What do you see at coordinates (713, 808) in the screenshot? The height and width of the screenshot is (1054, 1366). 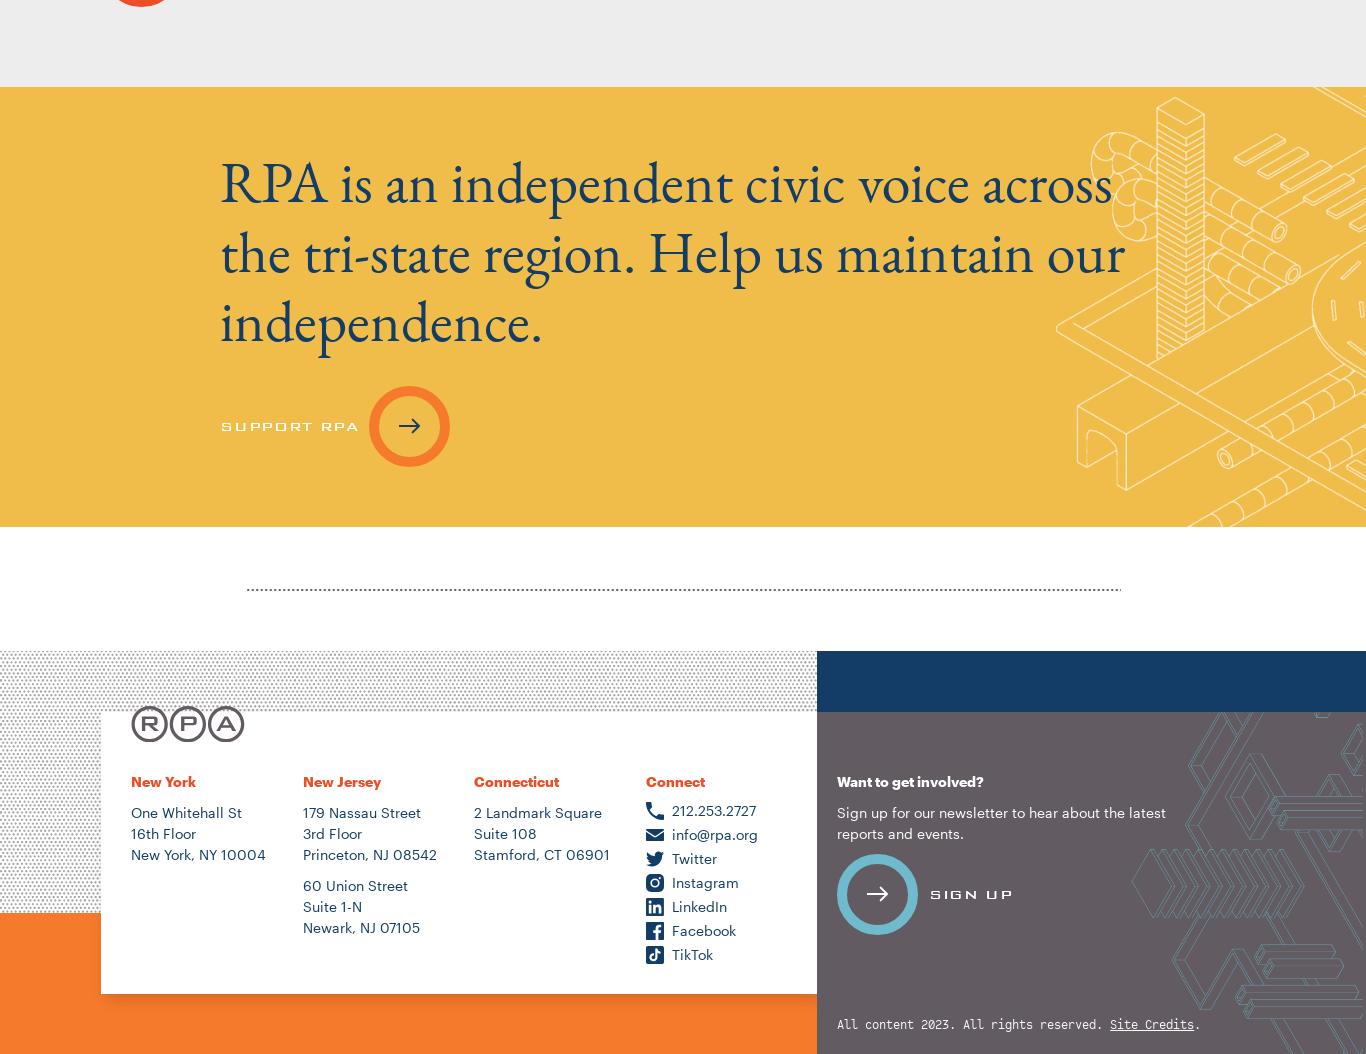 I see `'212.253.2727'` at bounding box center [713, 808].